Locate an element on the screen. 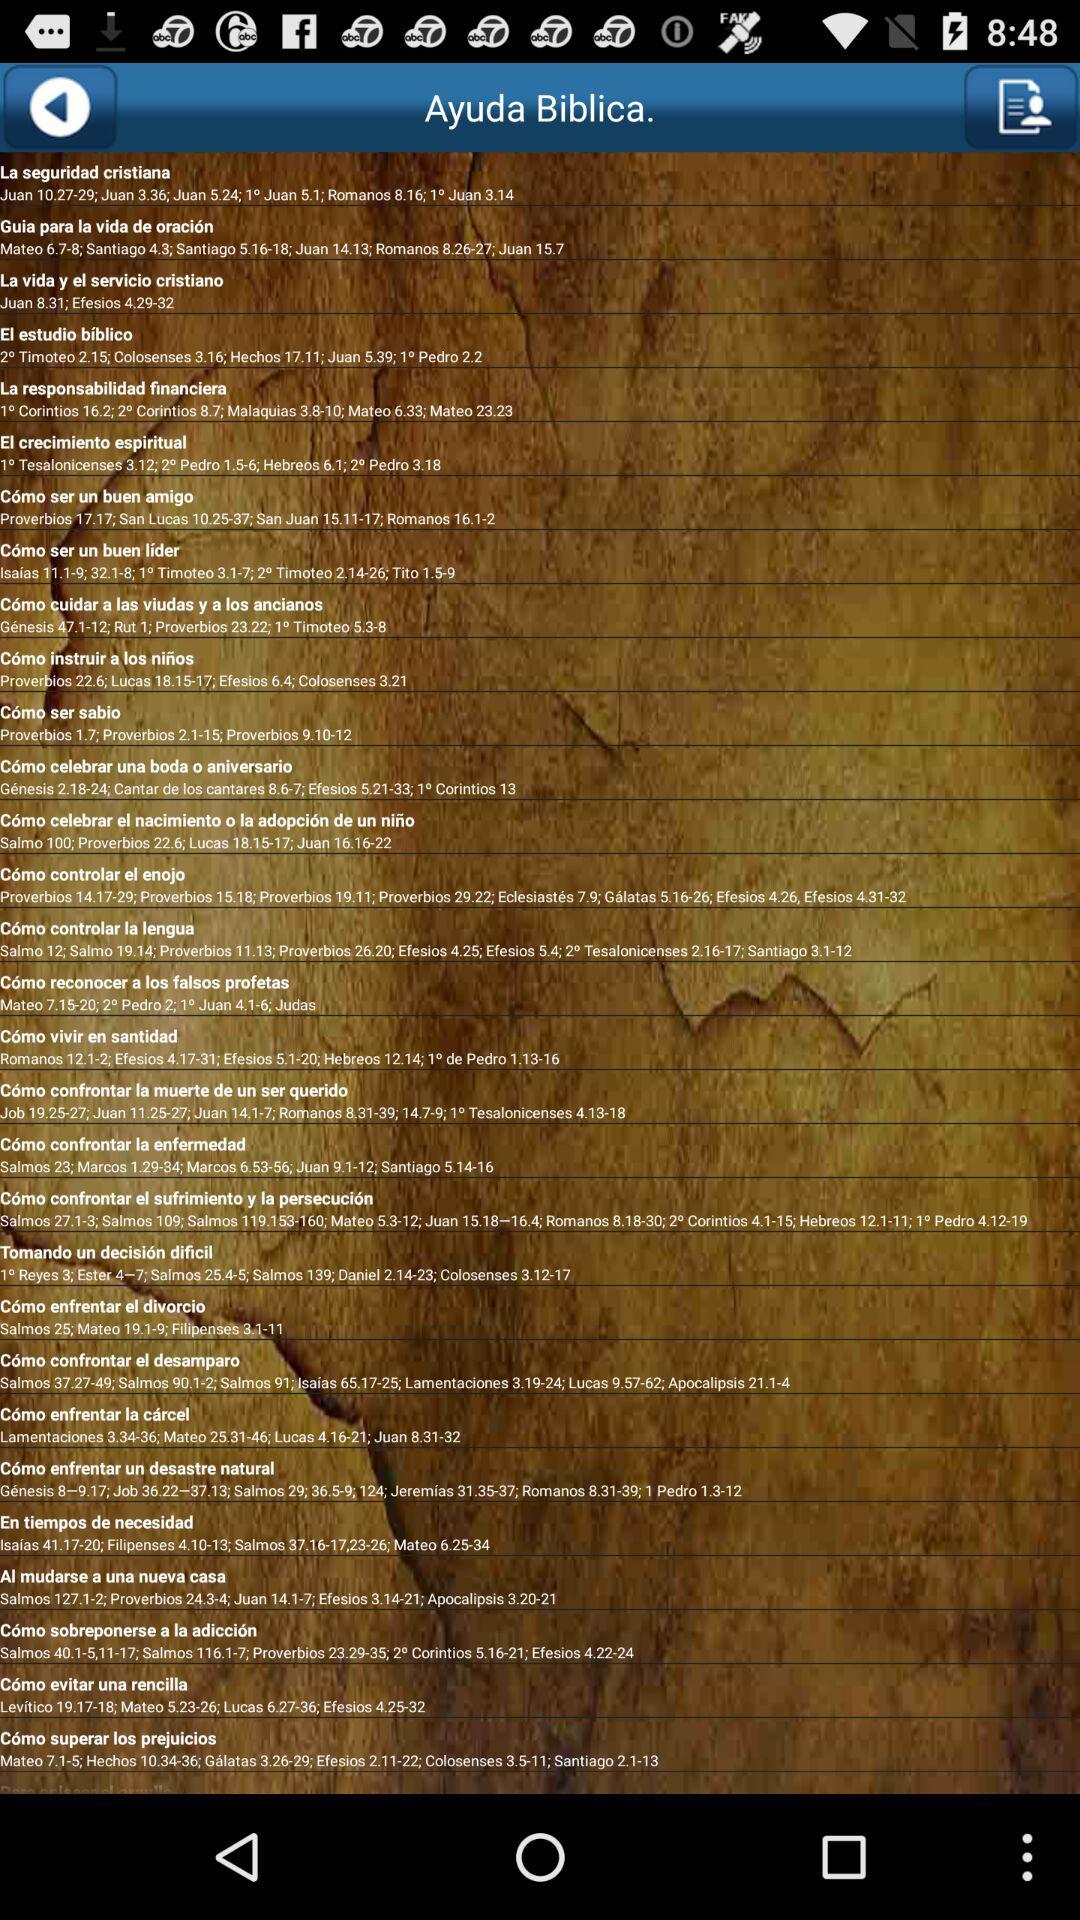  the la responsabilidad financiera icon is located at coordinates (540, 384).